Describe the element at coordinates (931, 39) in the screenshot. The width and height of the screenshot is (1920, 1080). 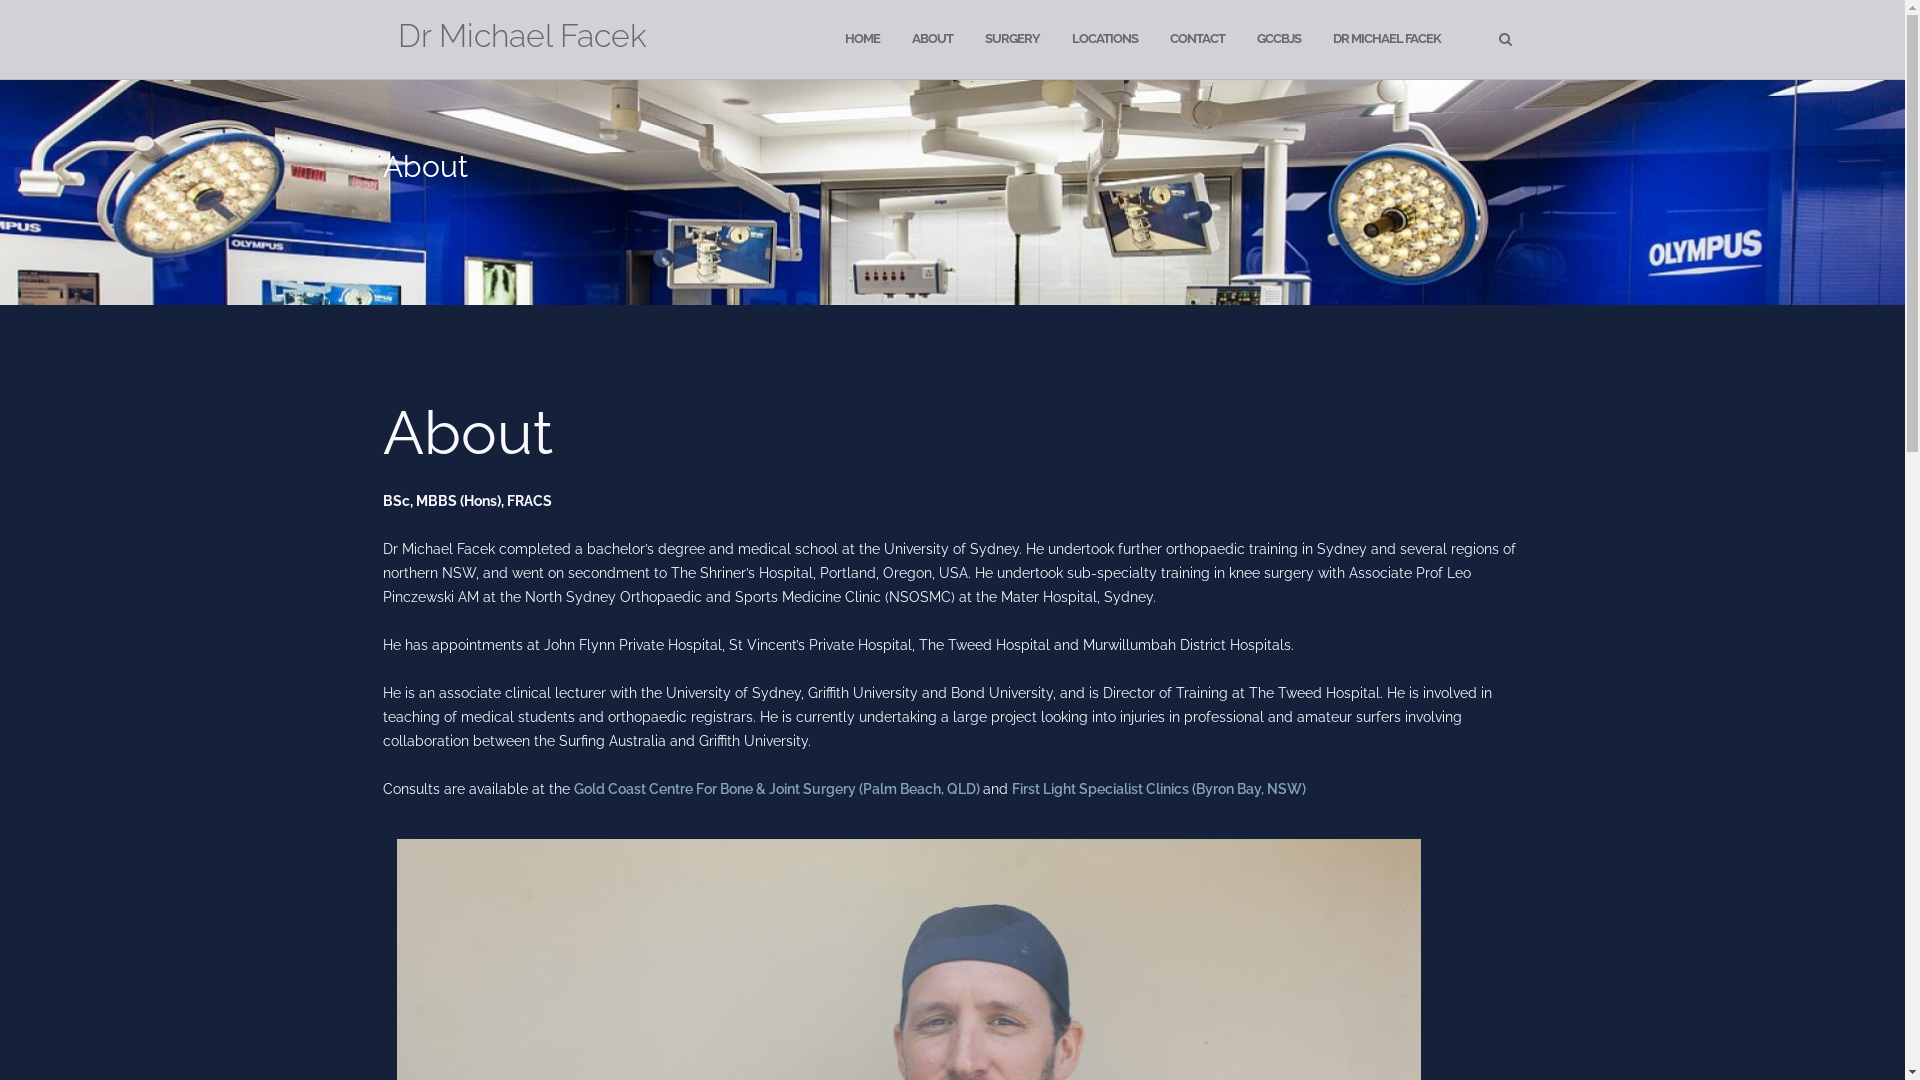
I see `'ABOUT'` at that location.